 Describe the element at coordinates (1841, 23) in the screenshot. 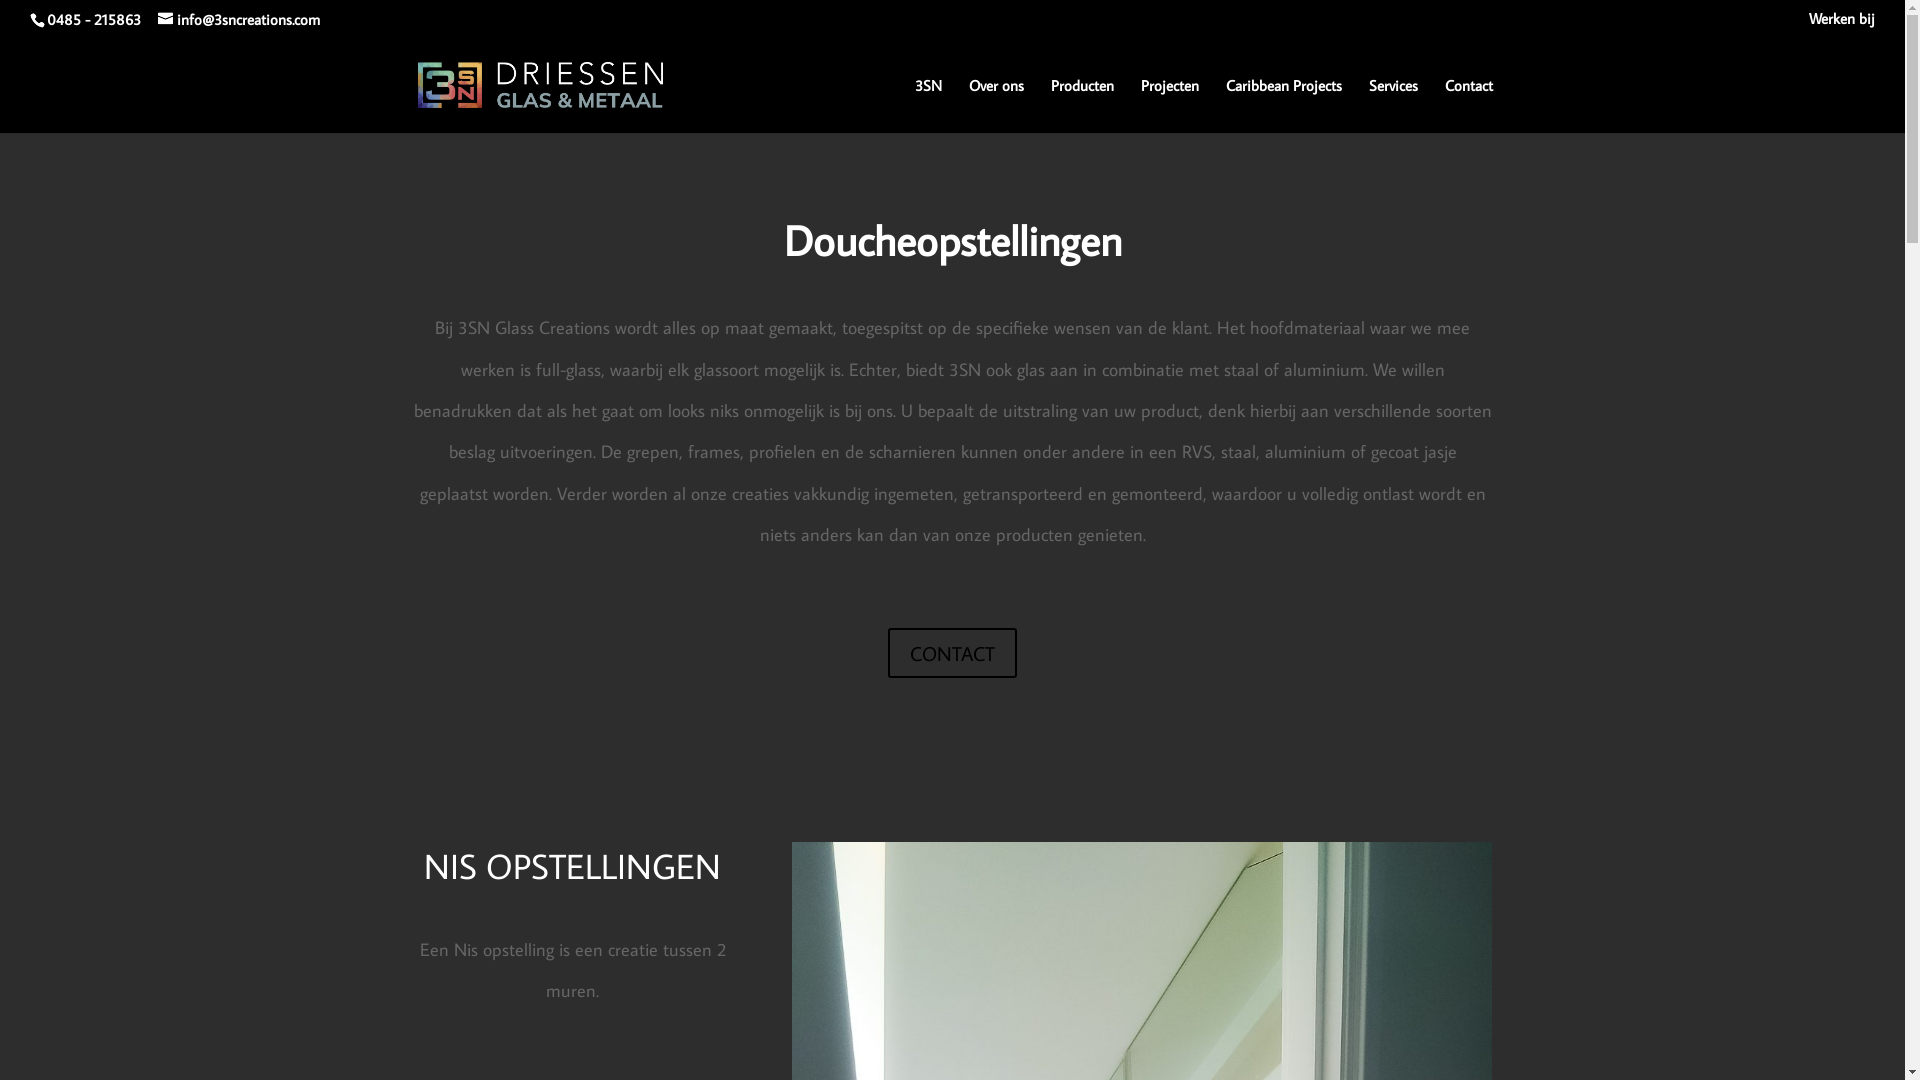

I see `'Werken bij'` at that location.